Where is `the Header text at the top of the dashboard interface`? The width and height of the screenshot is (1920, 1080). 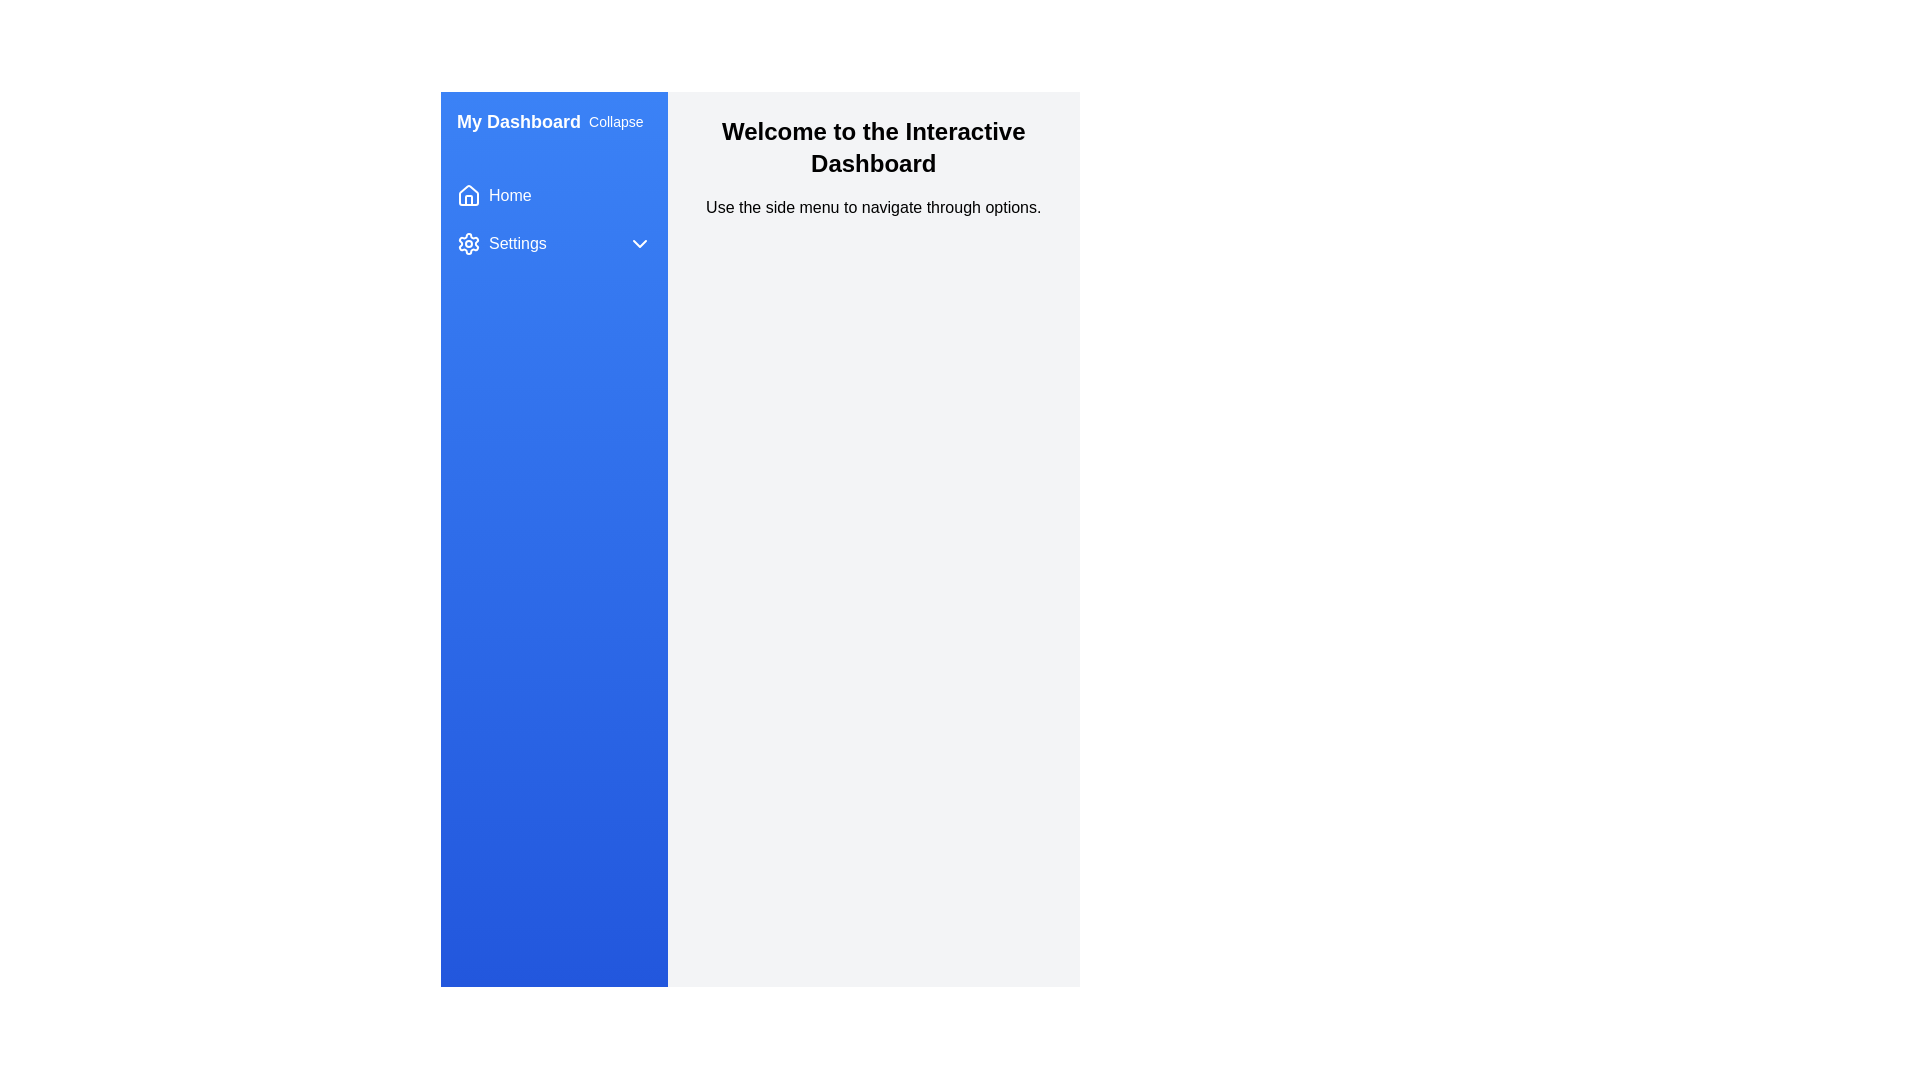 the Header text at the top of the dashboard interface is located at coordinates (873, 146).